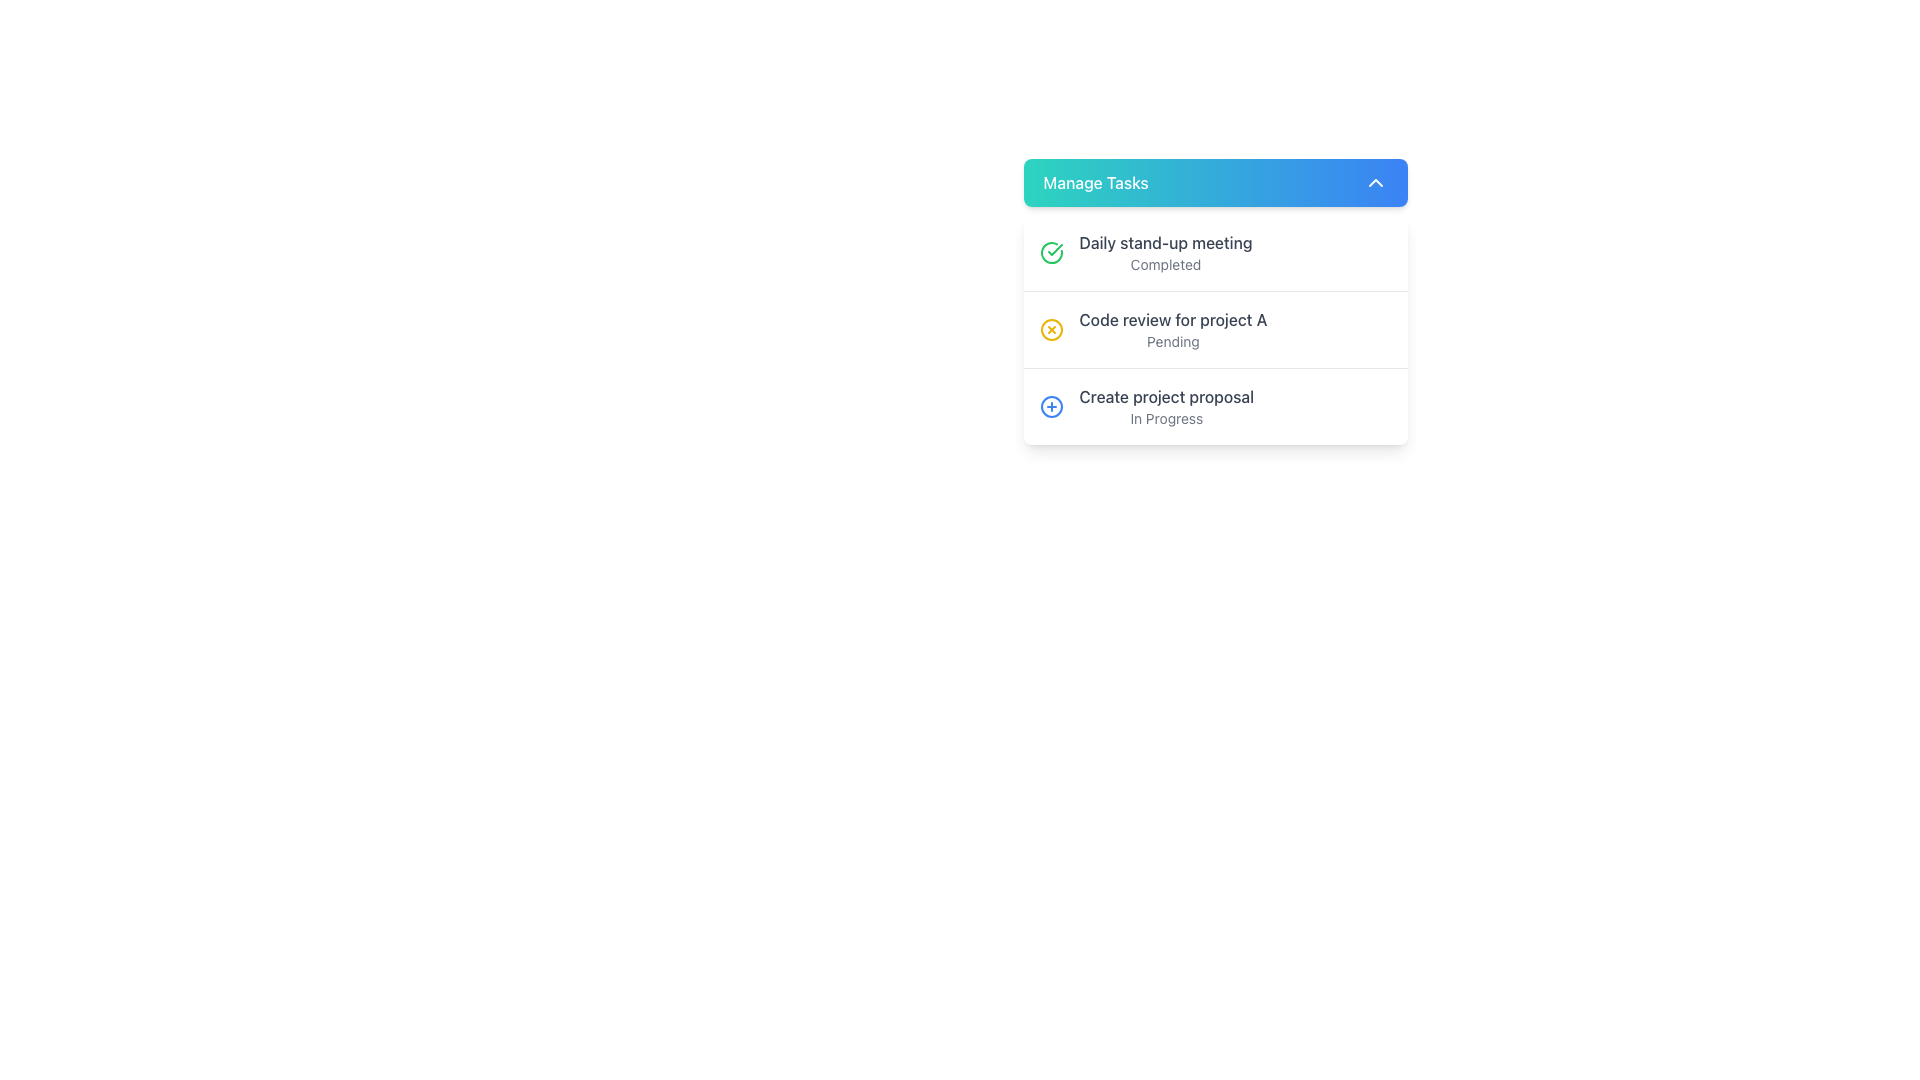  Describe the element at coordinates (1166, 418) in the screenshot. I see `the status indicator text label showing that the task 'Create project proposal' is currently in progress, located beneath the task title in the third entry of the task list` at that location.